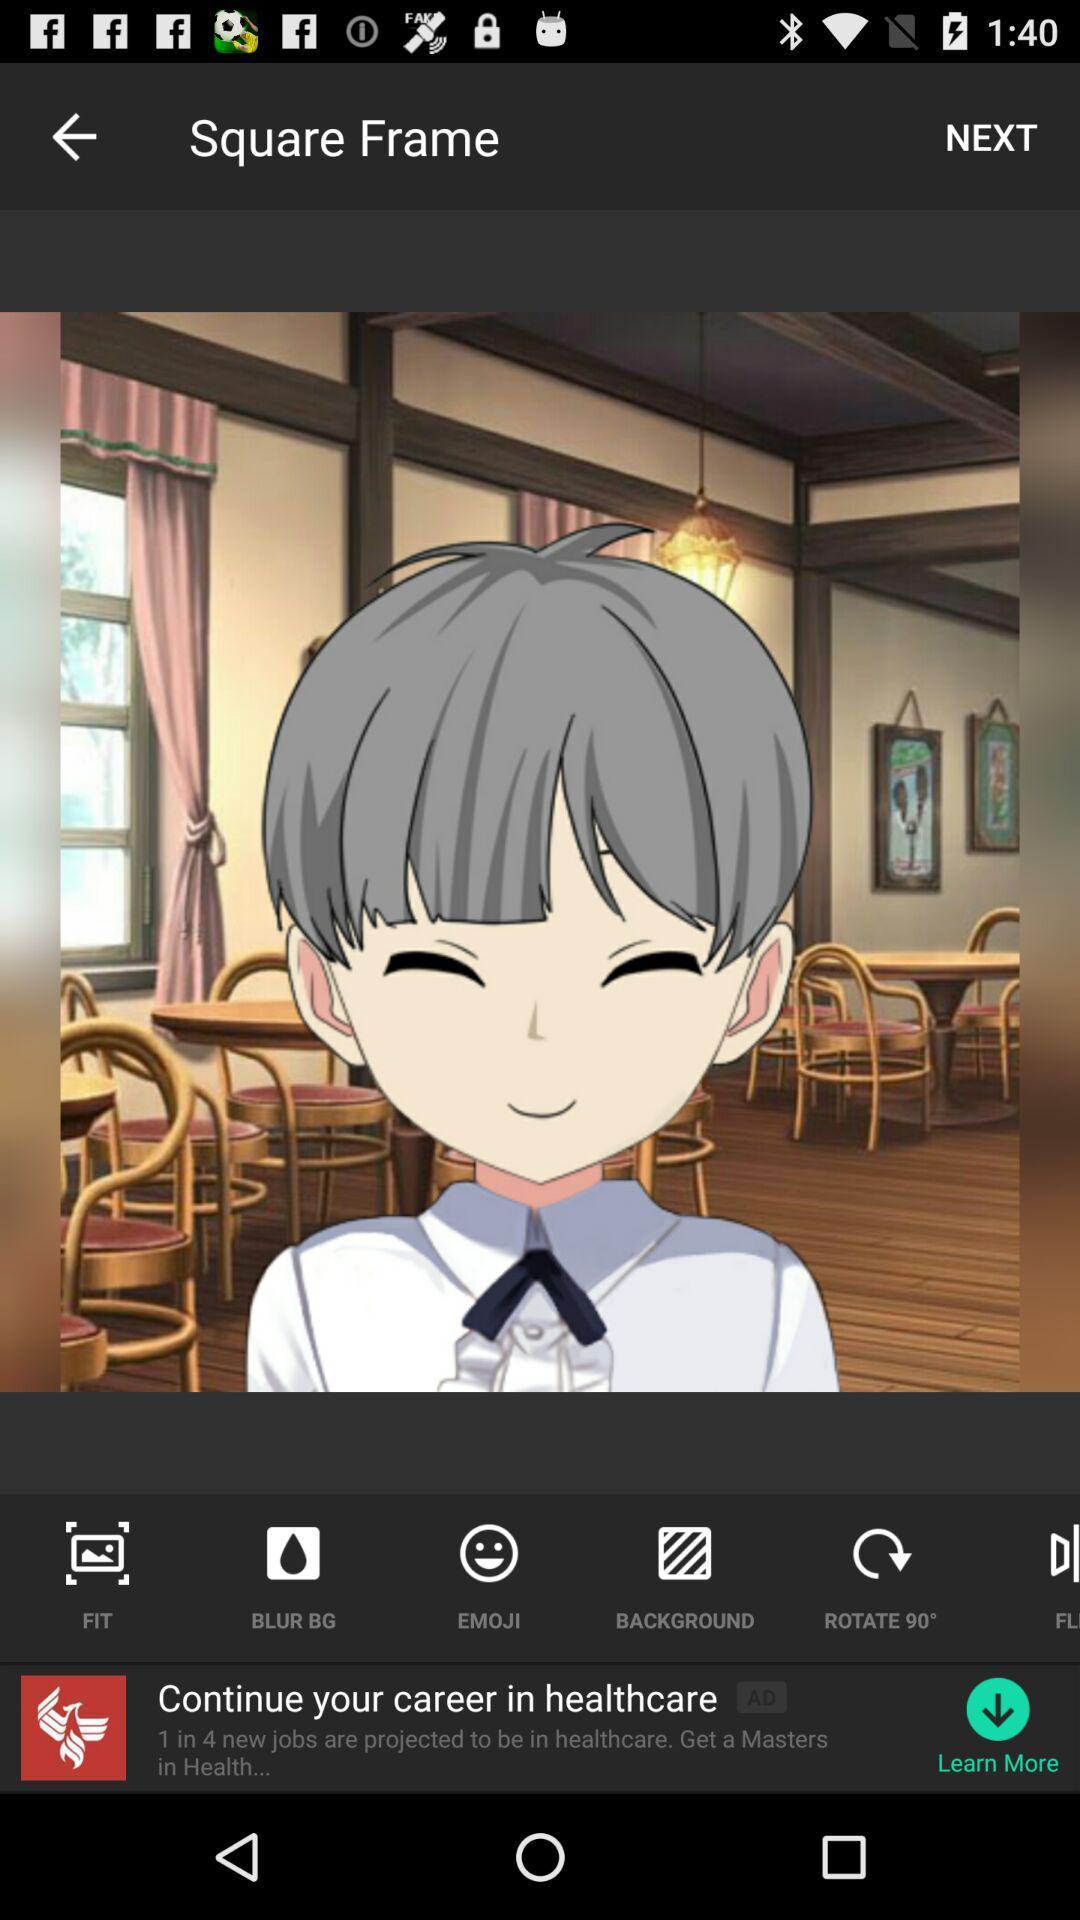 The width and height of the screenshot is (1080, 1920). I want to click on app above the 1 in 4 app, so click(761, 1696).